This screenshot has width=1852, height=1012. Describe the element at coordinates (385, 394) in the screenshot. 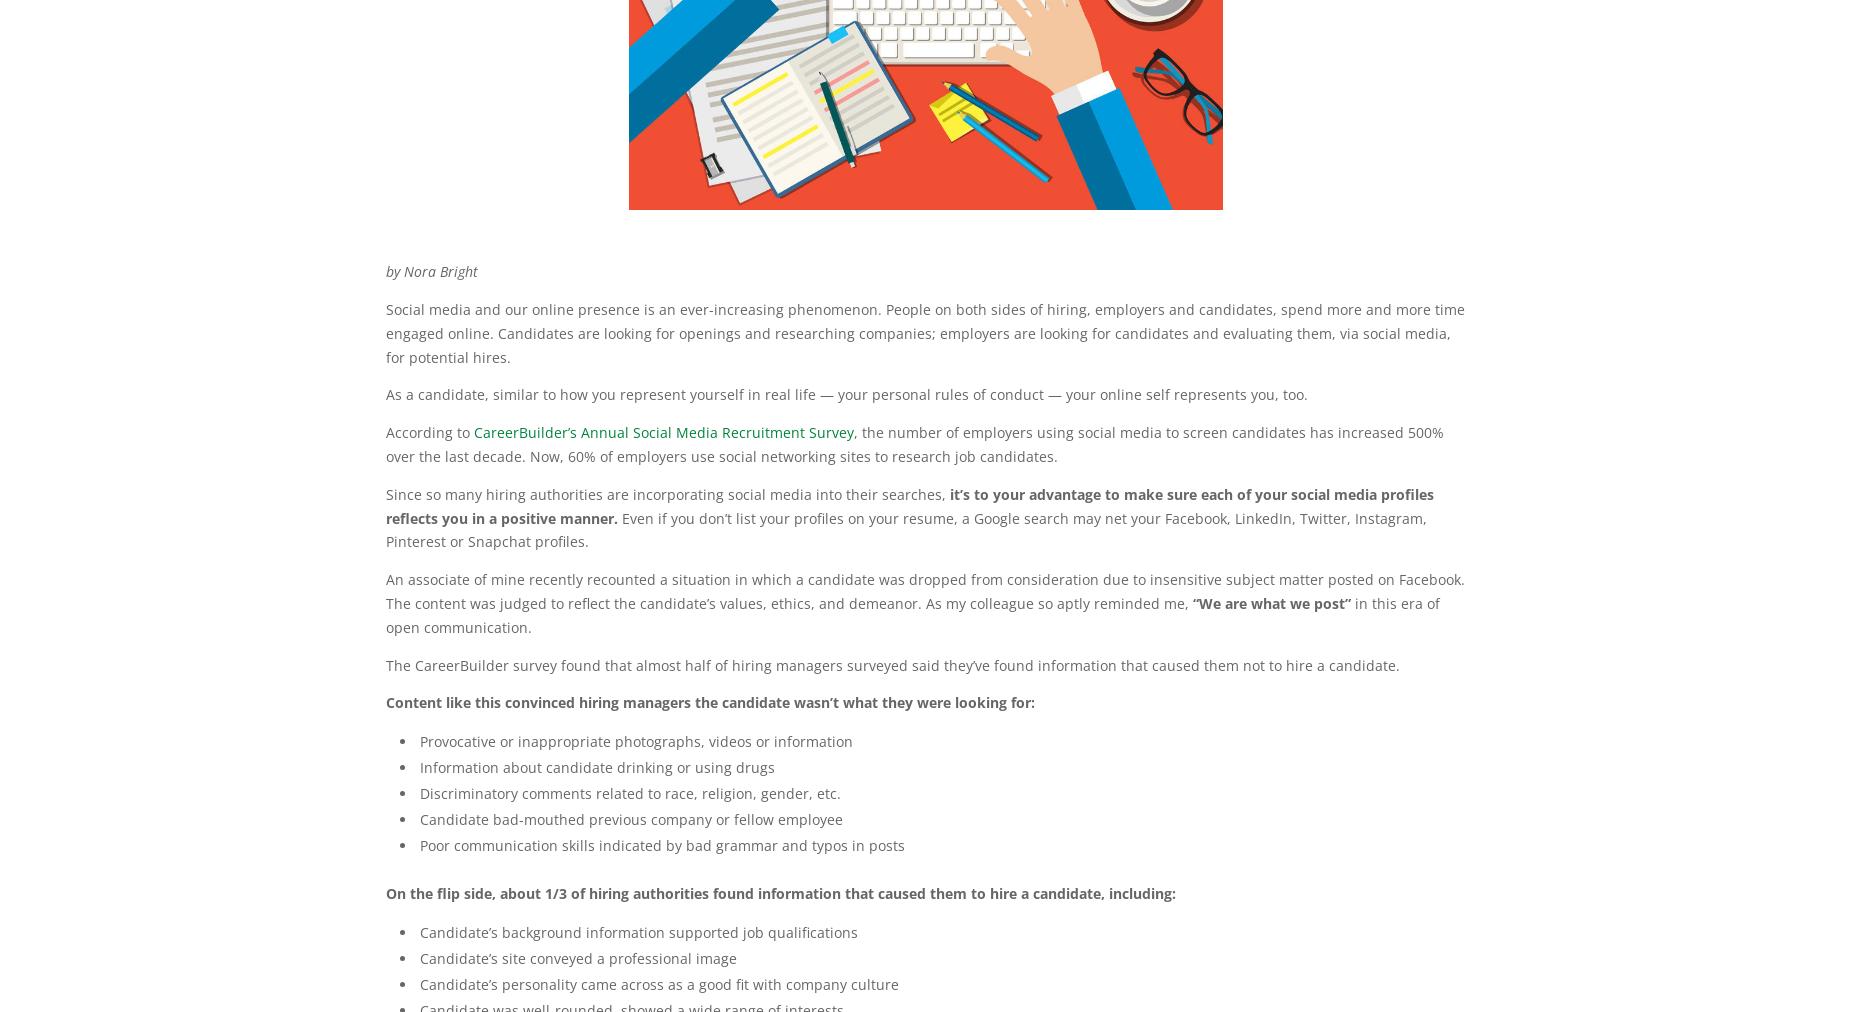

I see `'As a candidate, similar to how you represent yourself in real life — your personal rules of conduct — your online self represents you, too.'` at that location.